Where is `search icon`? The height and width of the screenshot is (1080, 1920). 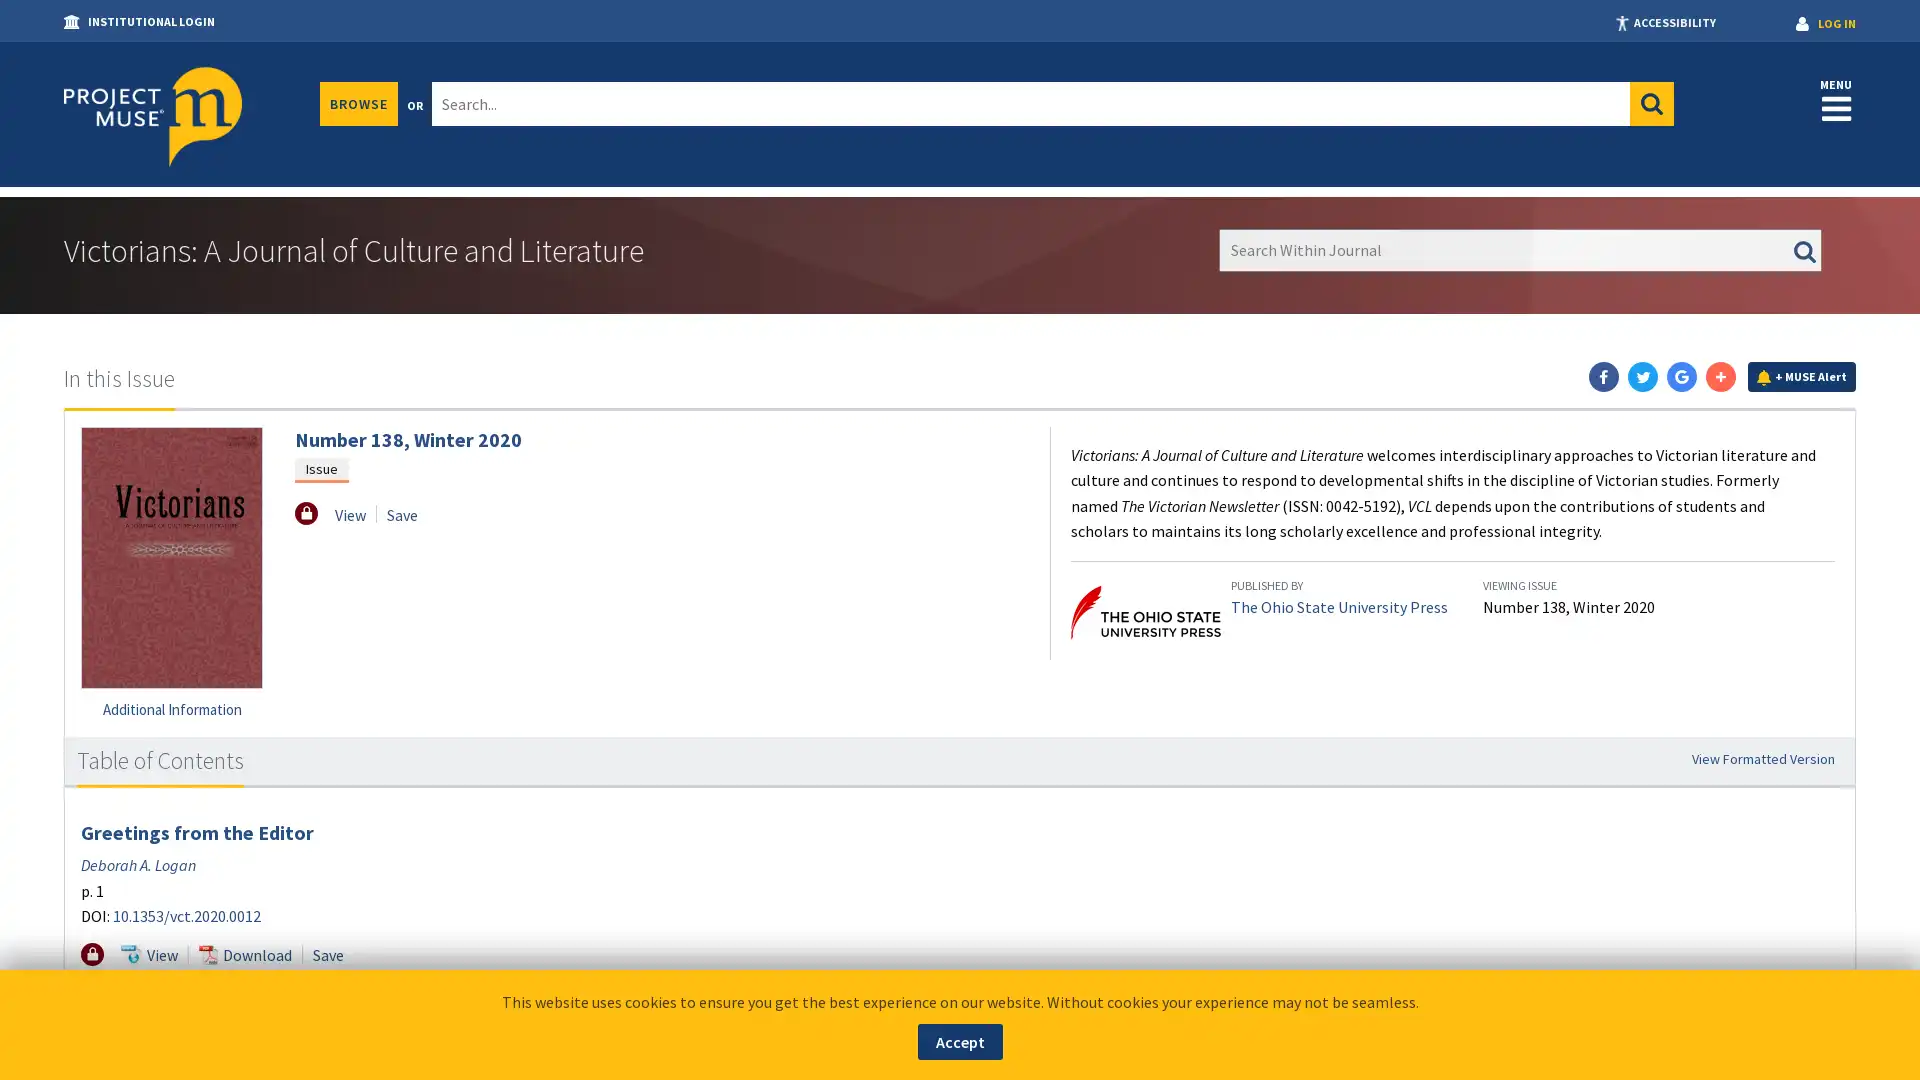 search icon is located at coordinates (1651, 104).